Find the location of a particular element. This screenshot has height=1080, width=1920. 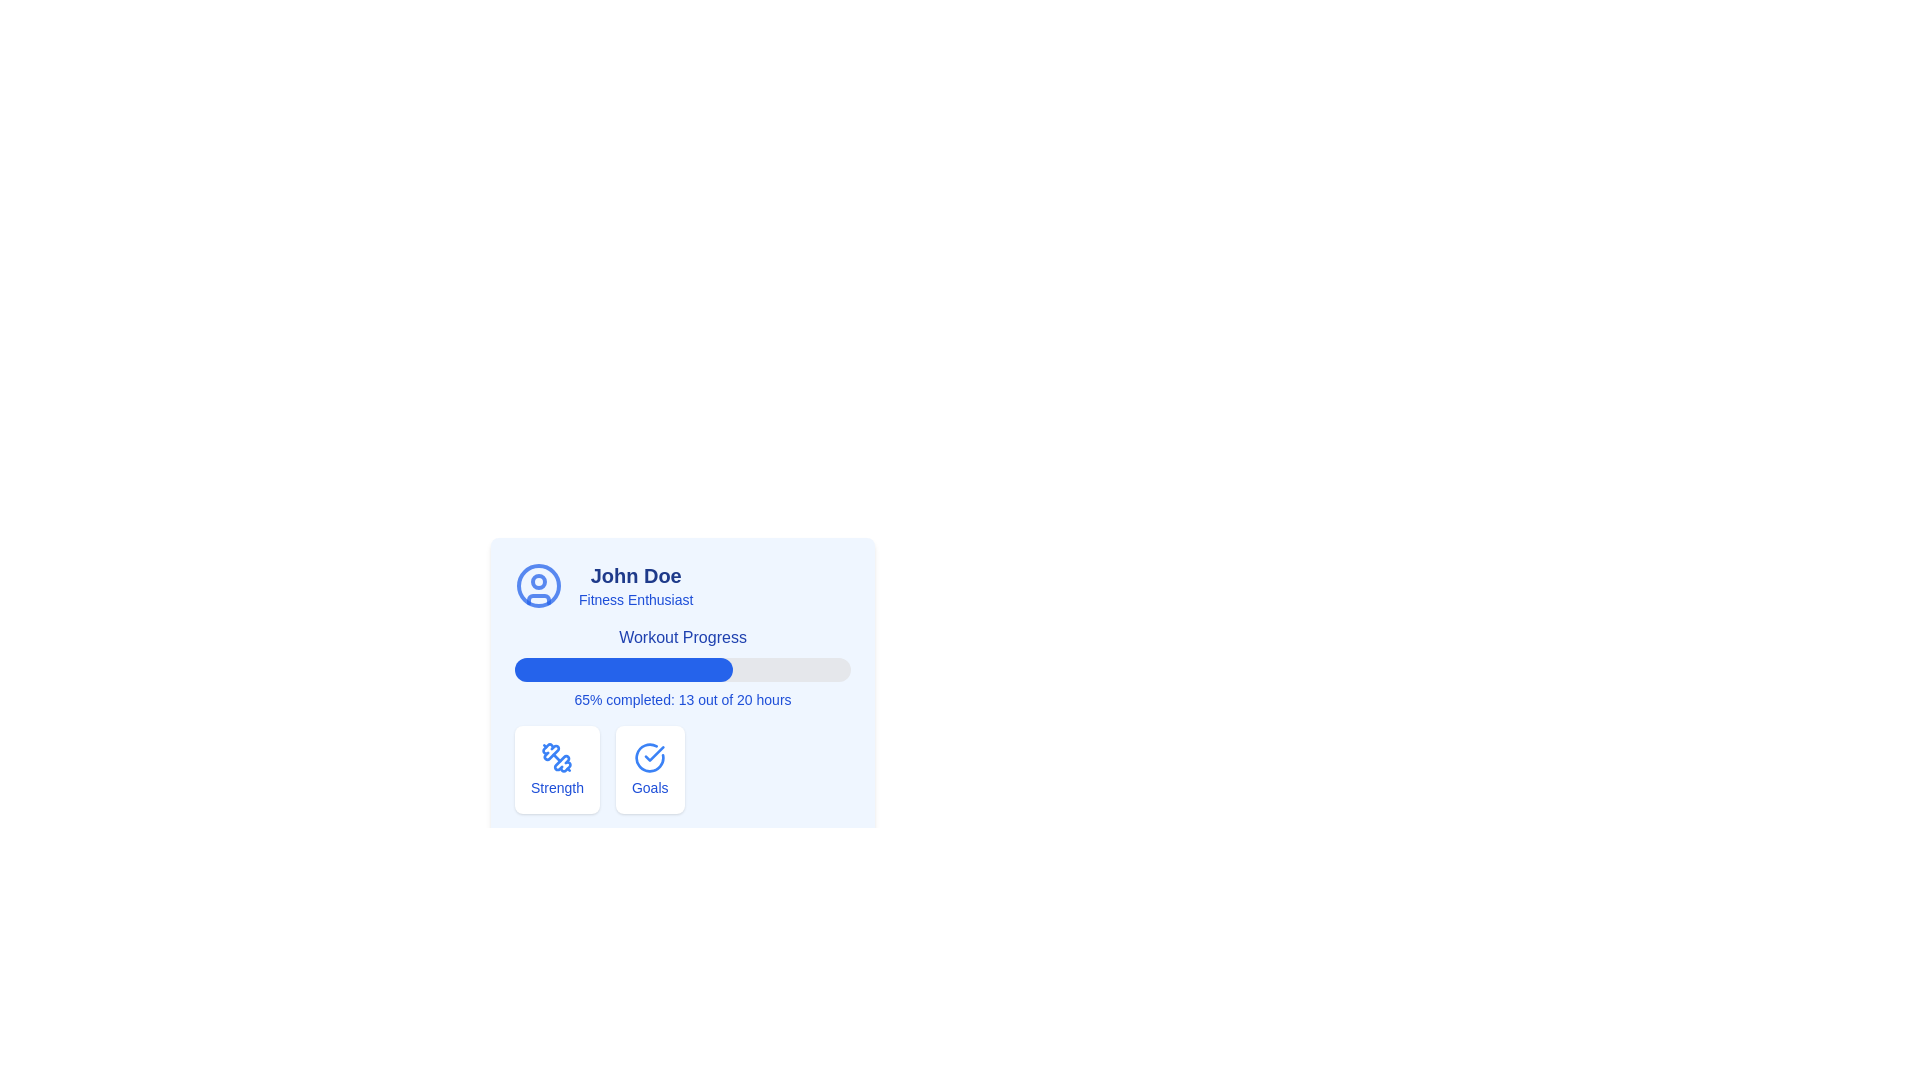

the icon representing strength training within the 'Strength' section of the card interface is located at coordinates (557, 758).